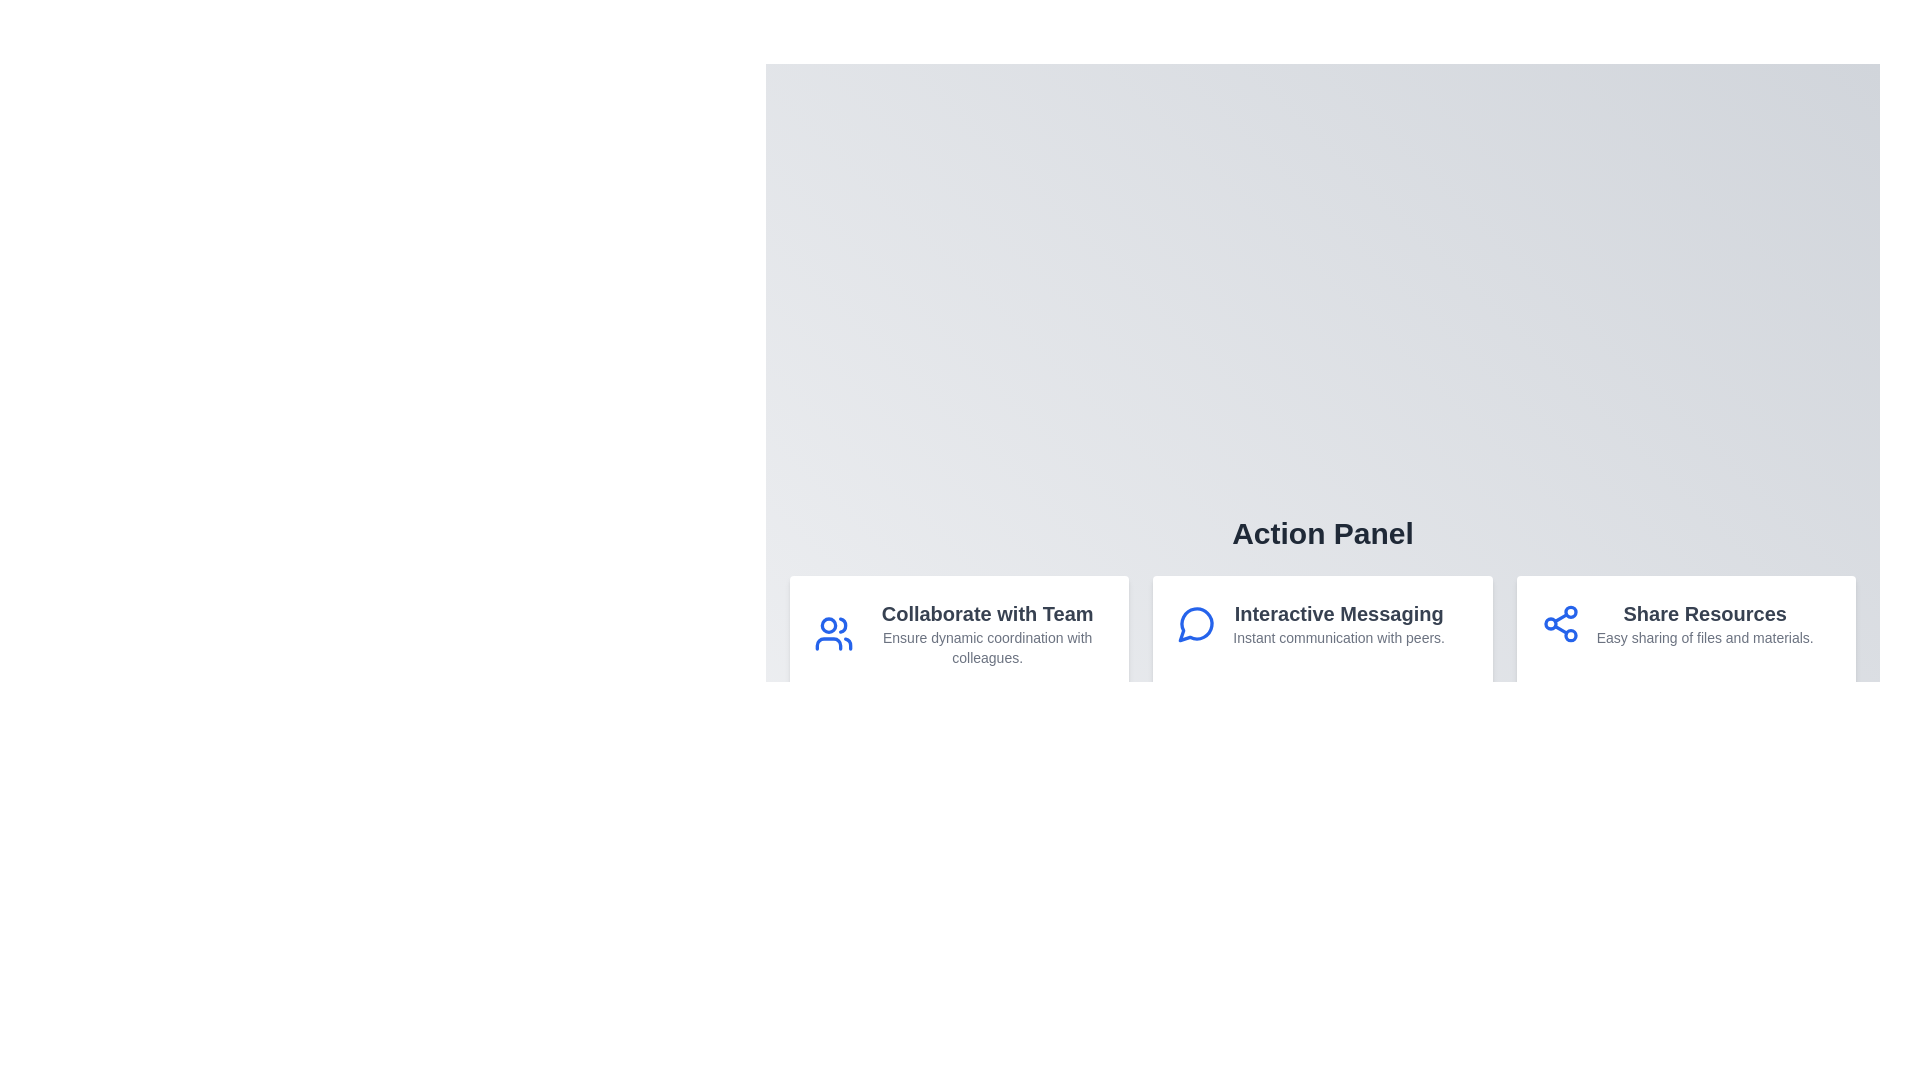 The image size is (1920, 1080). Describe the element at coordinates (987, 648) in the screenshot. I see `the descriptive text element located beneath the title 'Collaborate with Team' in the leftmost card of the 'Action Panel' section` at that location.